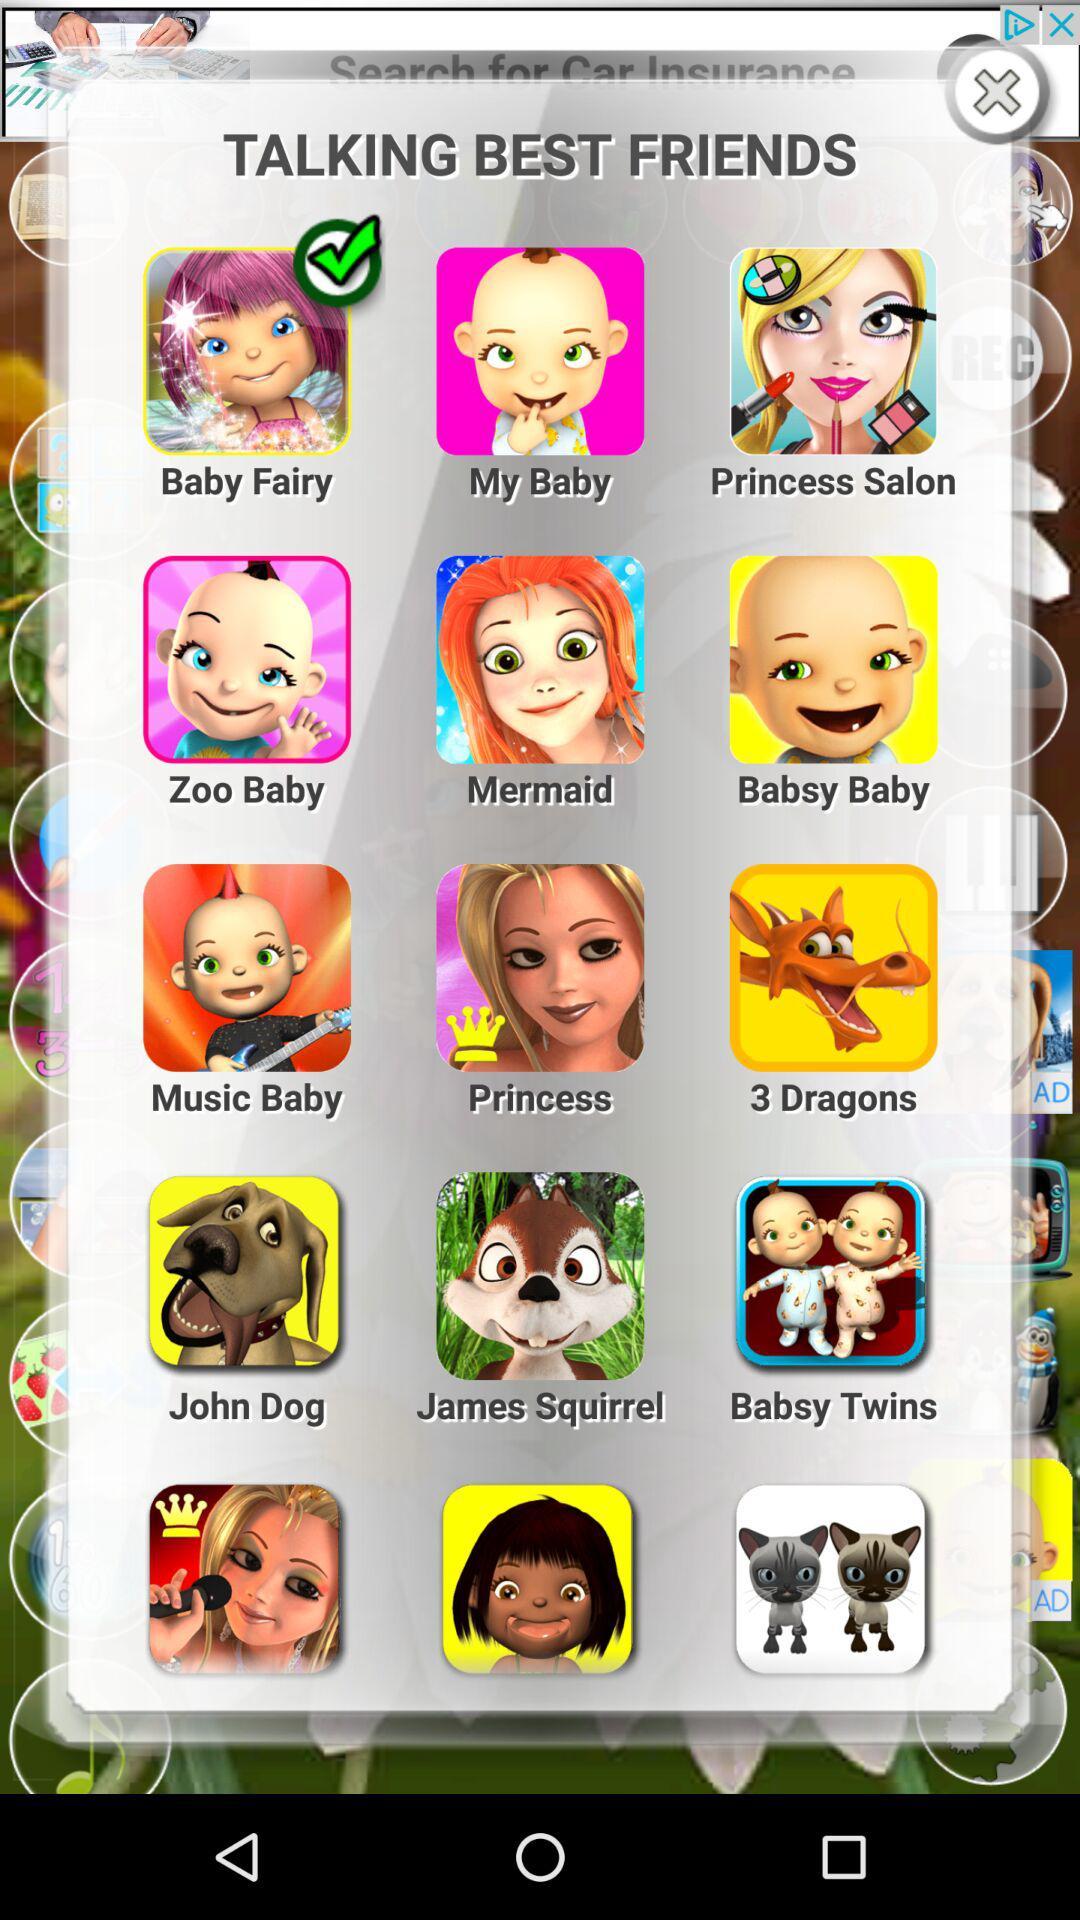 The height and width of the screenshot is (1920, 1080). What do you see at coordinates (1001, 93) in the screenshot?
I see `window` at bounding box center [1001, 93].